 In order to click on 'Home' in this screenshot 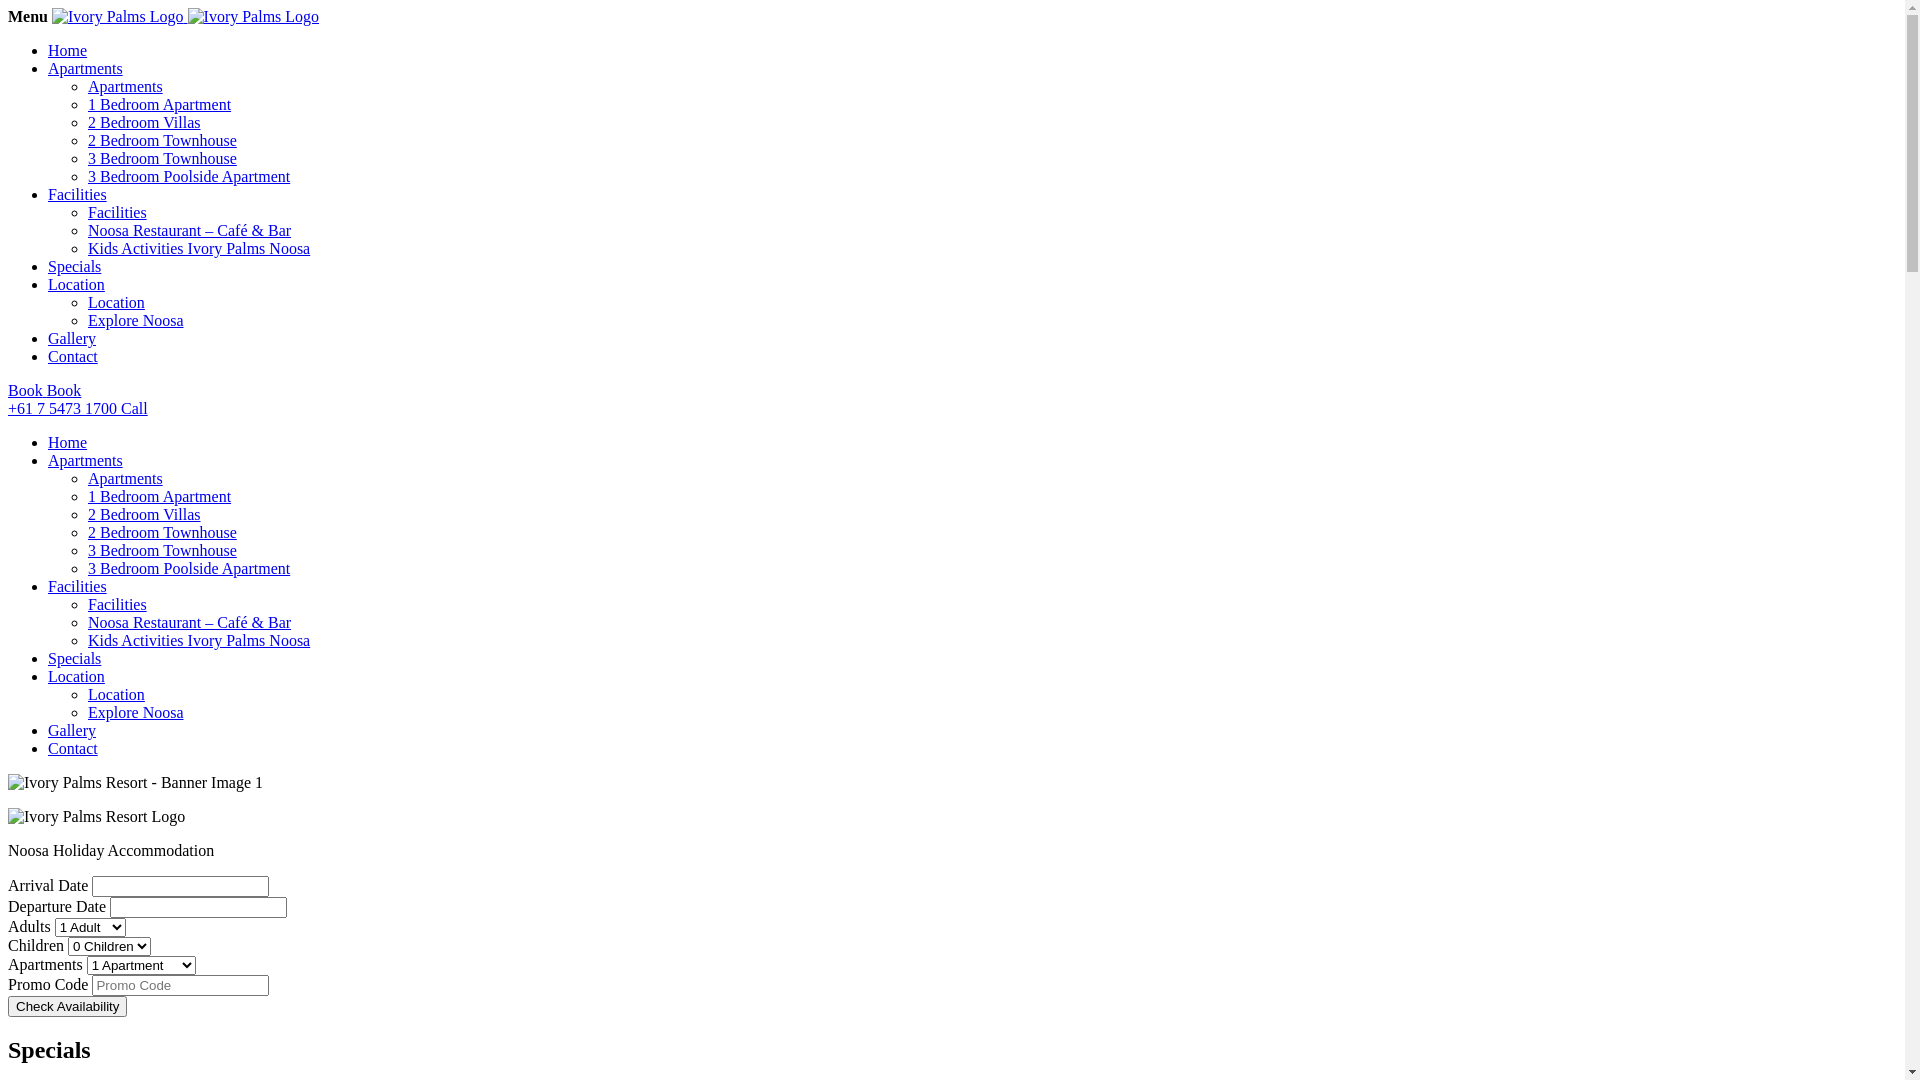, I will do `click(67, 441)`.